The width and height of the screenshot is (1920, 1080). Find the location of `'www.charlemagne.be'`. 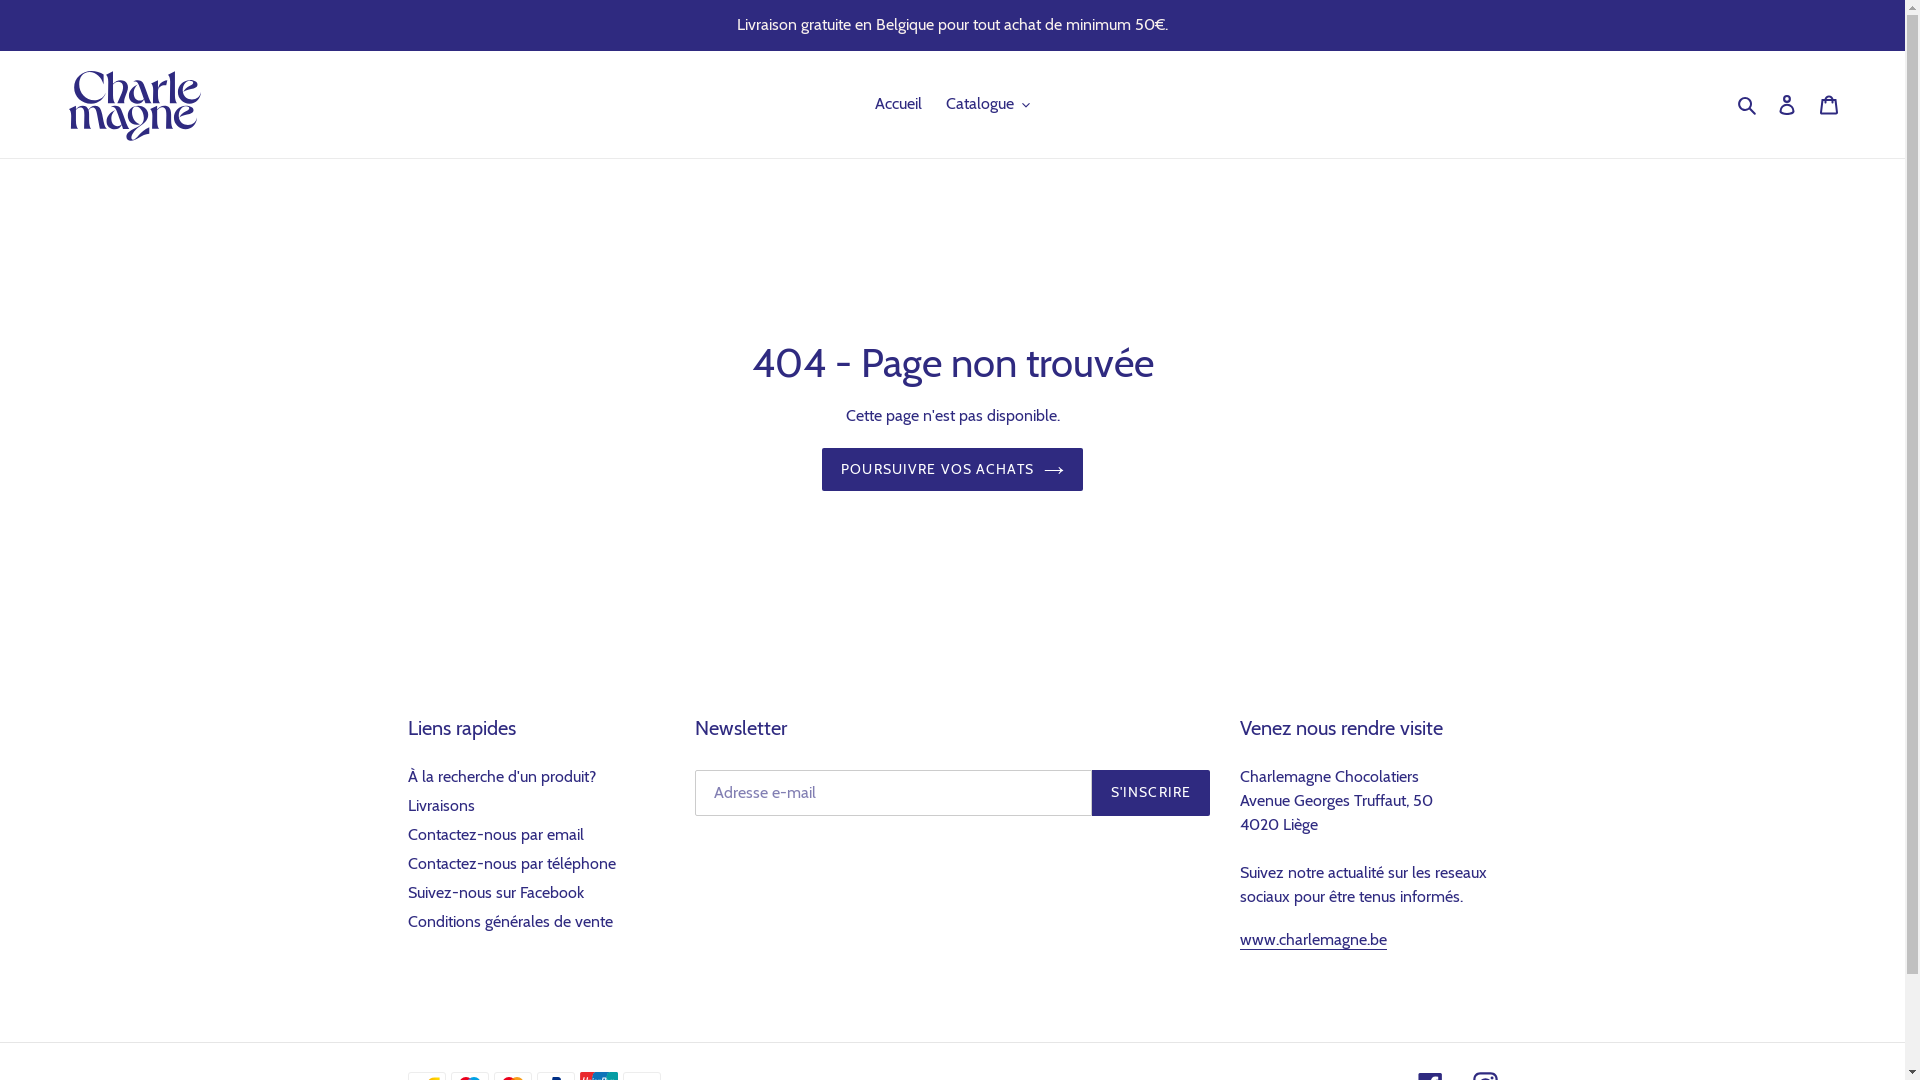

'www.charlemagne.be' is located at coordinates (1238, 940).